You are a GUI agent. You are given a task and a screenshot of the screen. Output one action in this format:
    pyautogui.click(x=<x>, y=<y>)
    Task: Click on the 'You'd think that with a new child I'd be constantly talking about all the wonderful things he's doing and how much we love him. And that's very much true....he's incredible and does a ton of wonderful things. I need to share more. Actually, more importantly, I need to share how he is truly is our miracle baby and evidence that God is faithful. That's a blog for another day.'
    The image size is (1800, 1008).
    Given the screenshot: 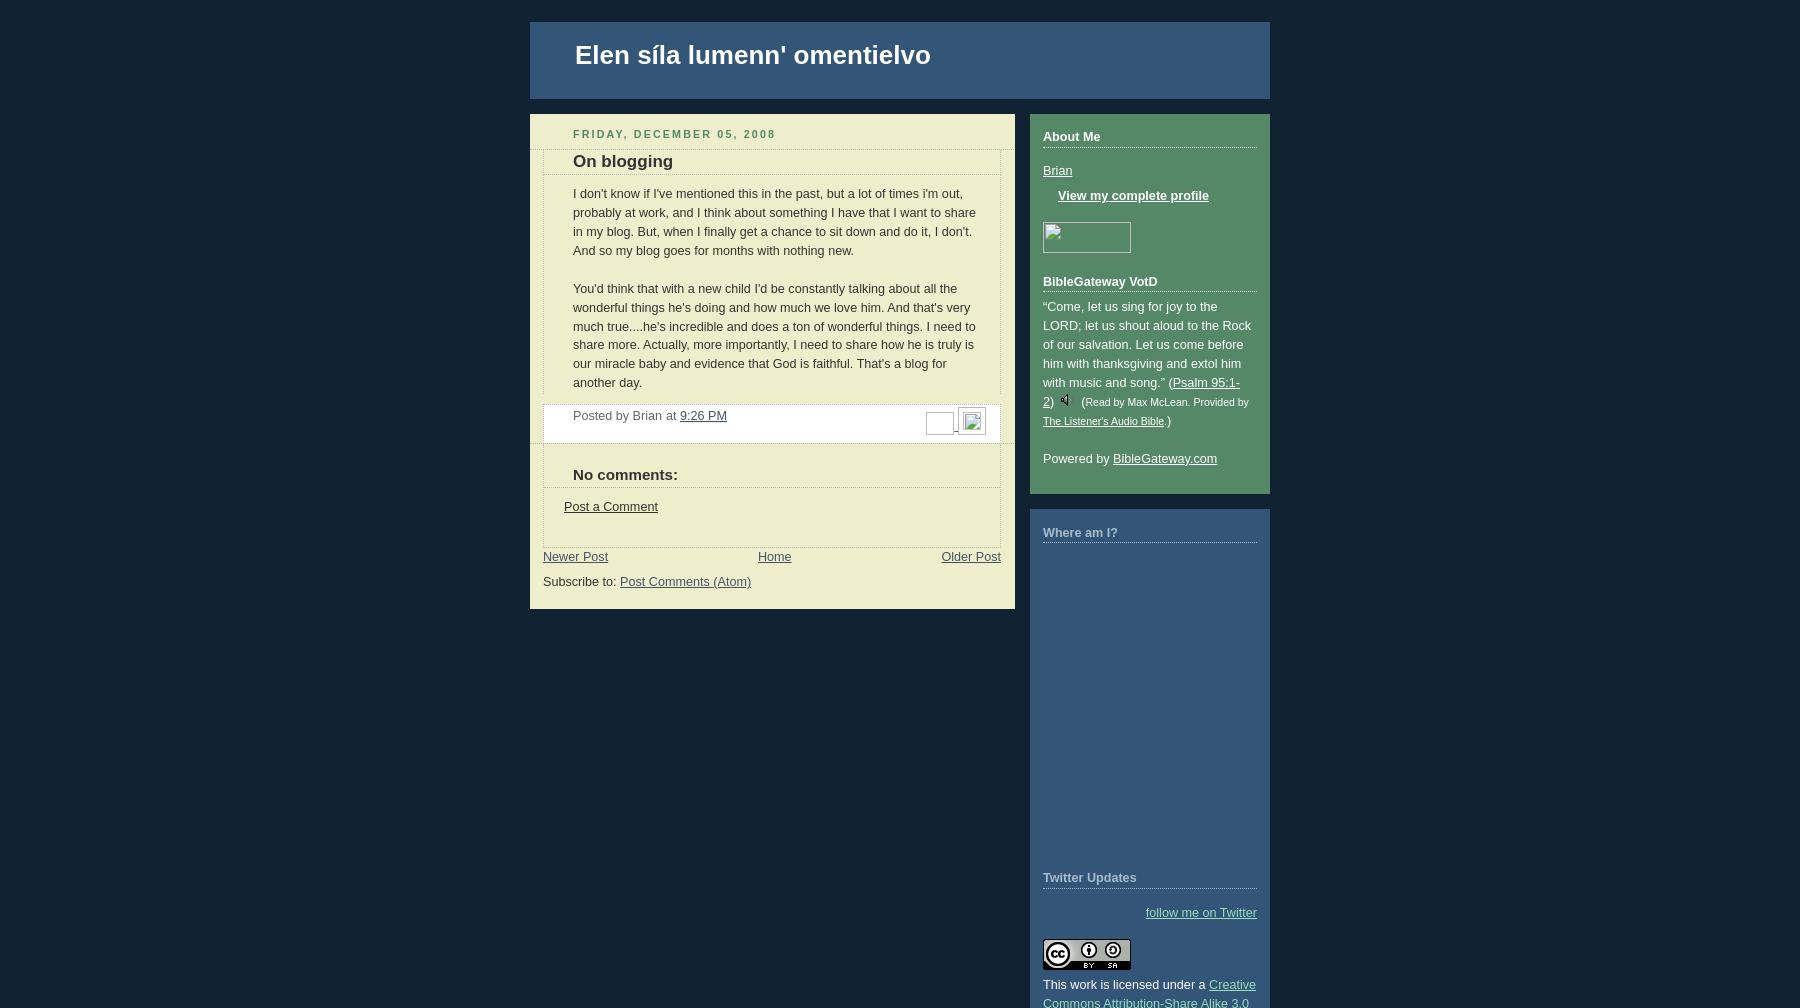 What is the action you would take?
    pyautogui.click(x=773, y=335)
    